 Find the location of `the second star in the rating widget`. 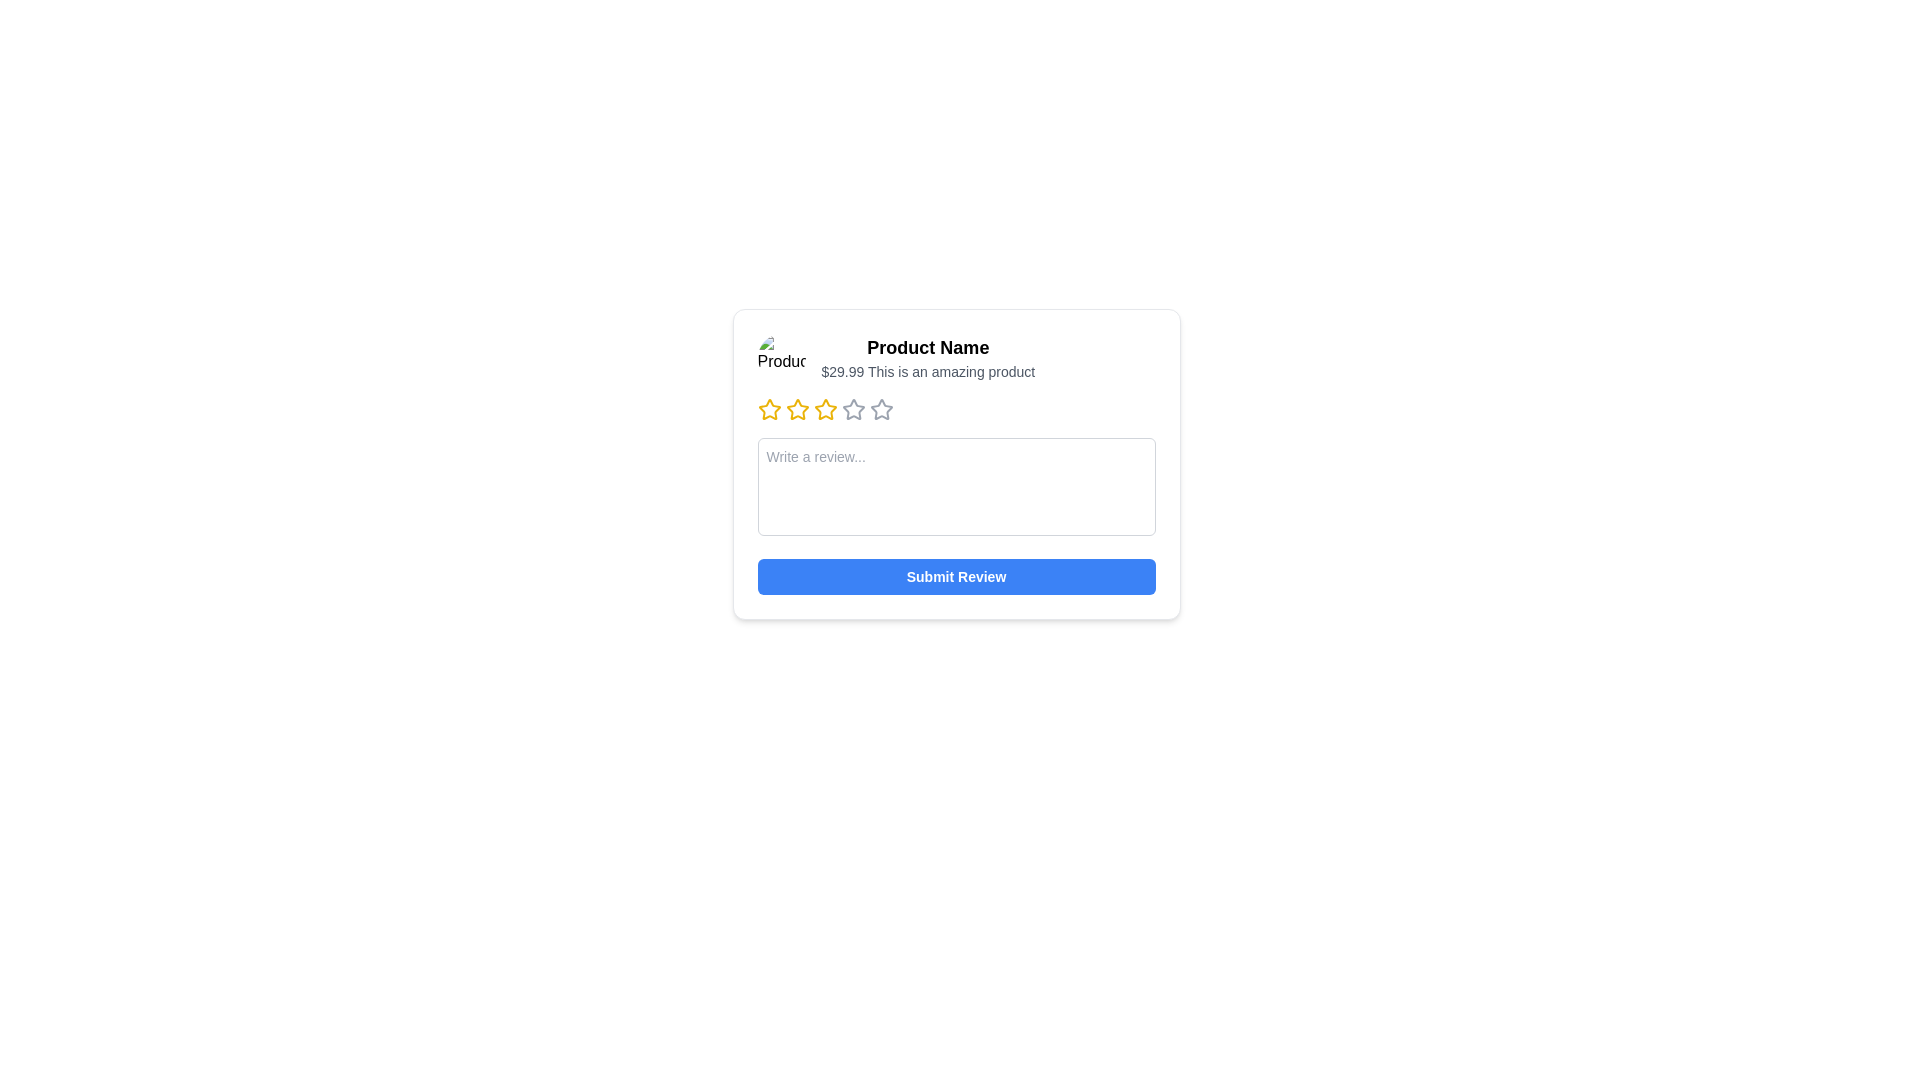

the second star in the rating widget is located at coordinates (796, 408).